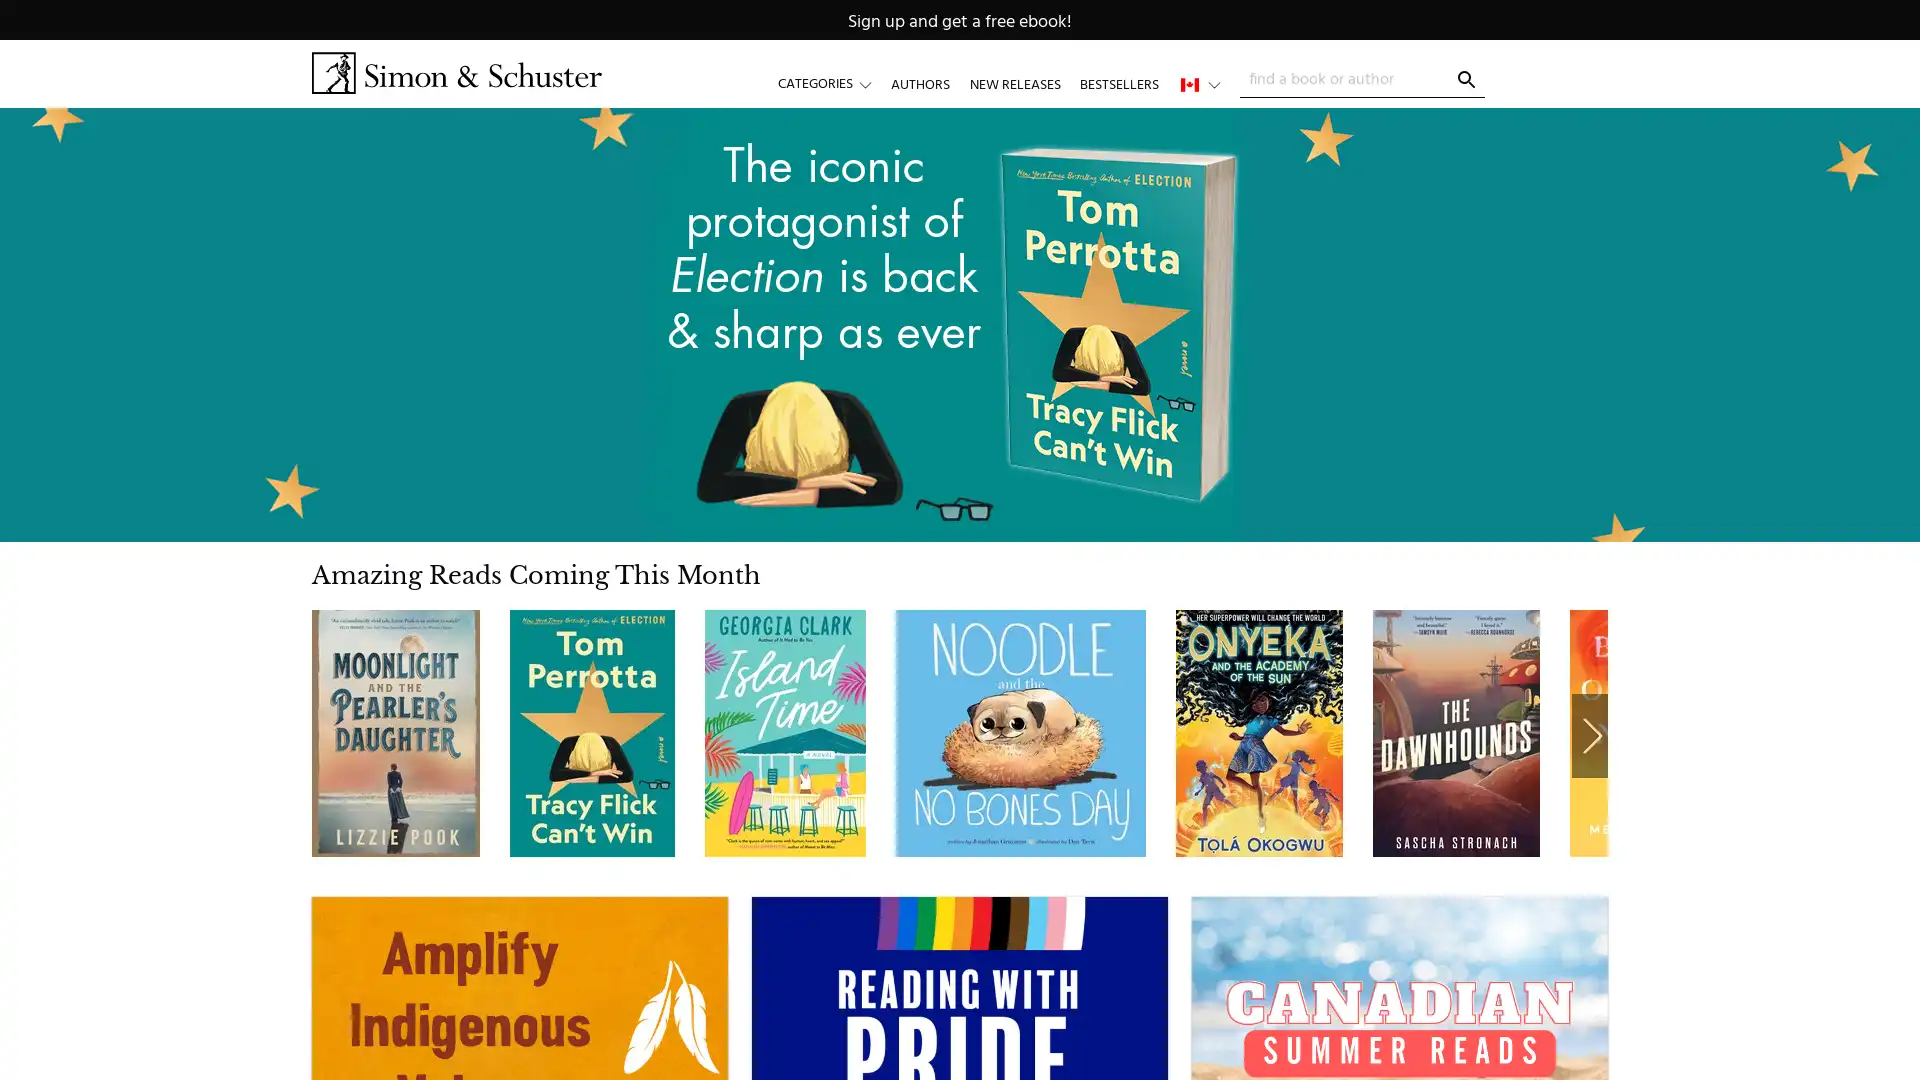 Image resolution: width=1920 pixels, height=1080 pixels. Describe the element at coordinates (834, 83) in the screenshot. I see `CATEGORIES` at that location.